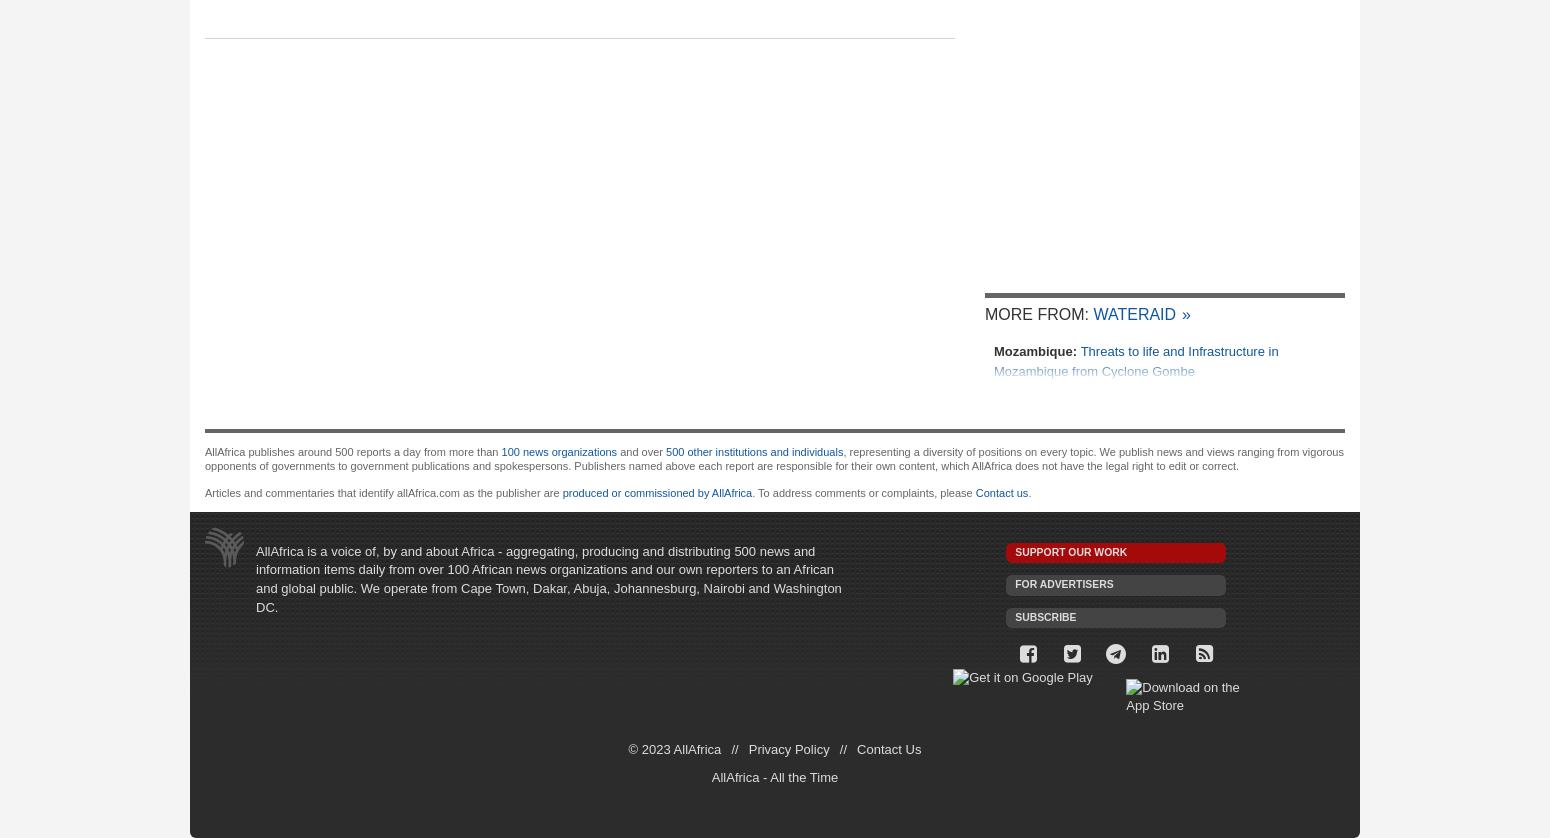  Describe the element at coordinates (640, 452) in the screenshot. I see `'and over'` at that location.